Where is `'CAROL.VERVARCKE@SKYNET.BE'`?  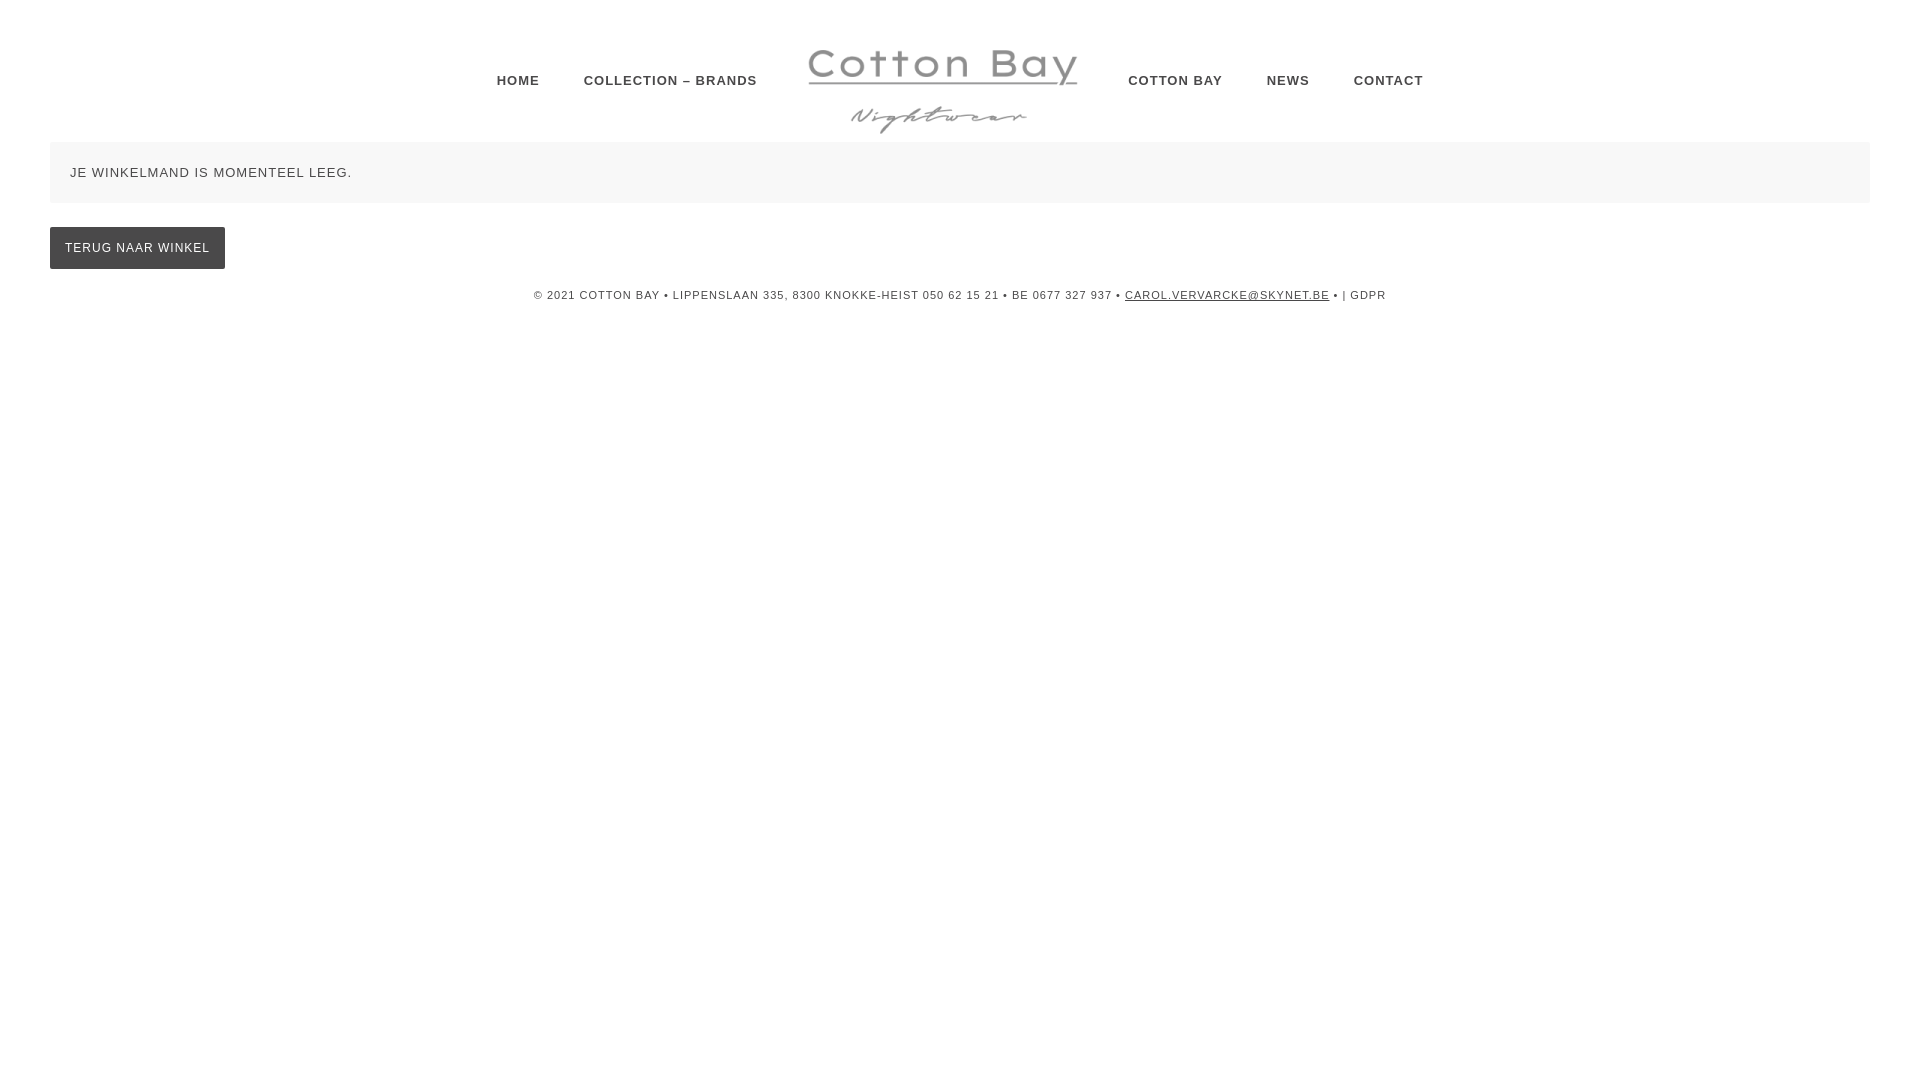
'CAROL.VERVARCKE@SKYNET.BE' is located at coordinates (1226, 294).